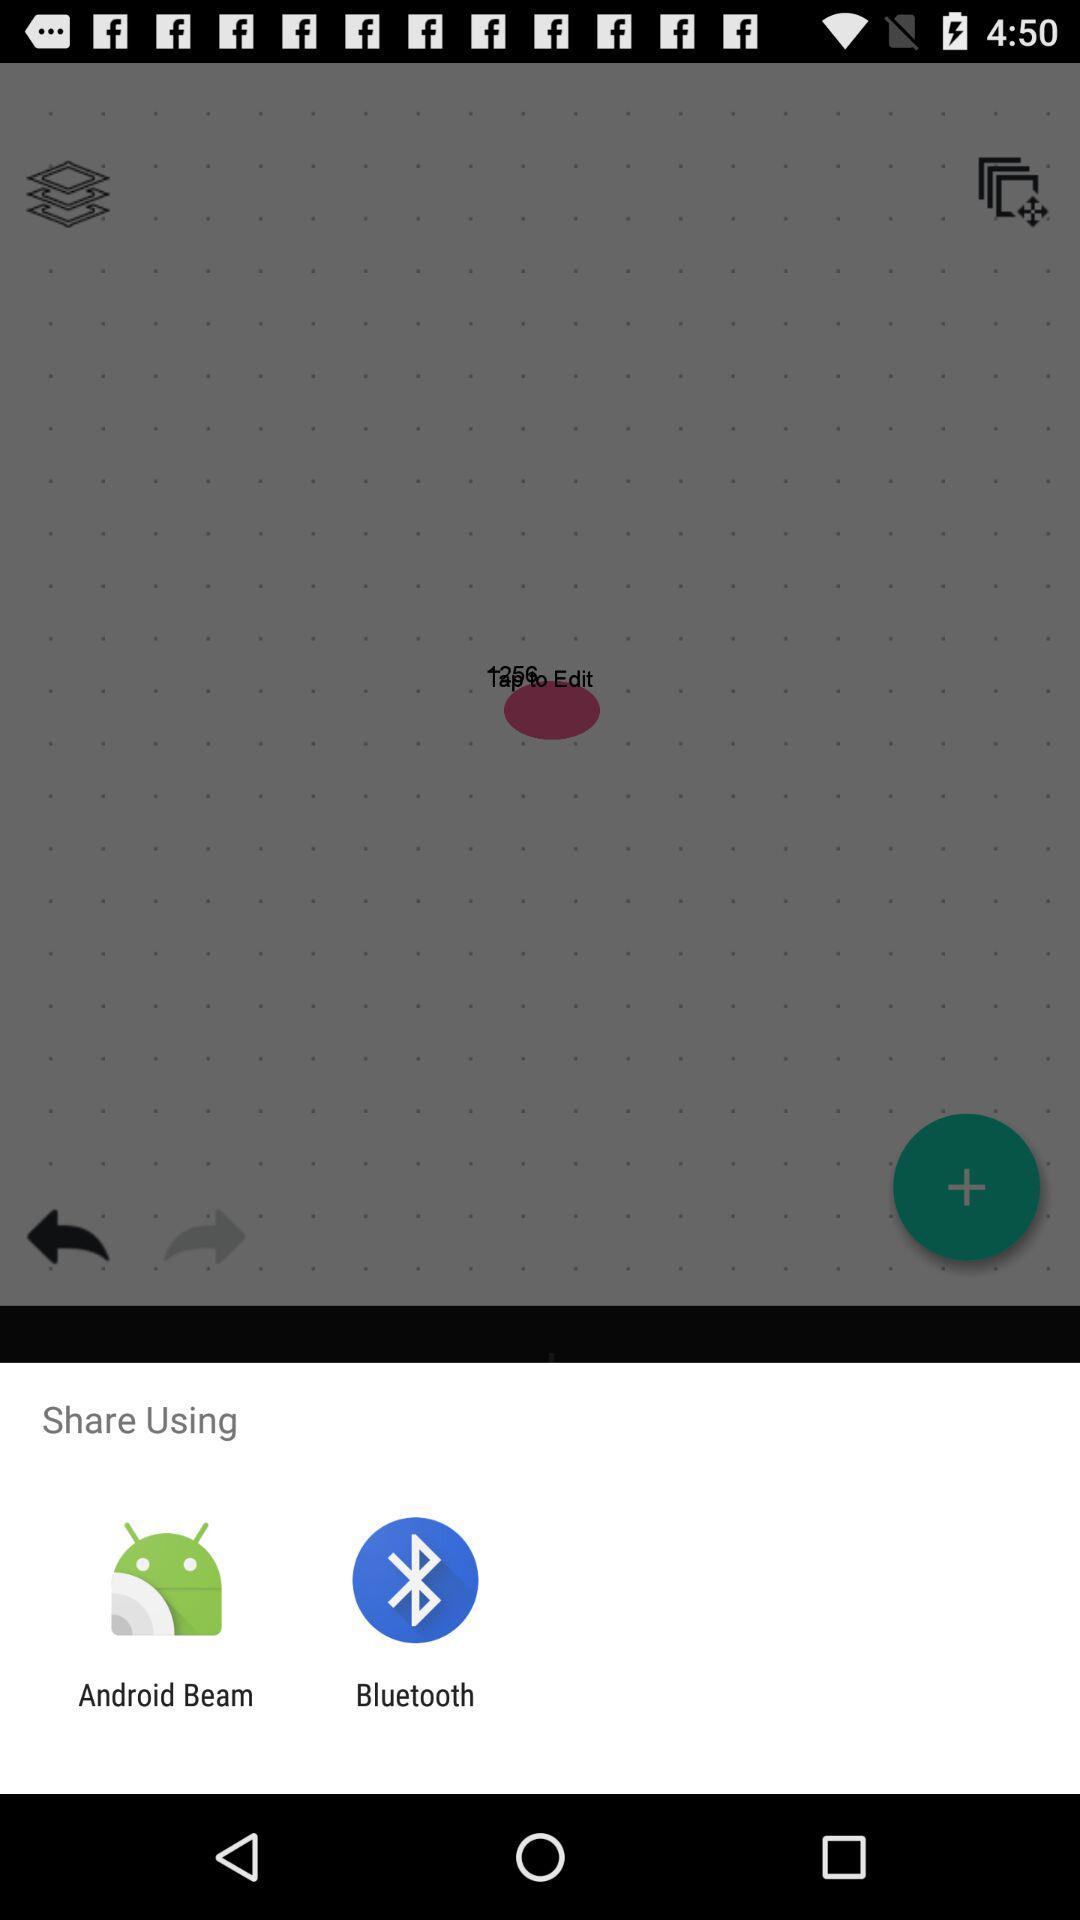 This screenshot has width=1080, height=1920. I want to click on icon to the right of the android beam, so click(414, 1711).